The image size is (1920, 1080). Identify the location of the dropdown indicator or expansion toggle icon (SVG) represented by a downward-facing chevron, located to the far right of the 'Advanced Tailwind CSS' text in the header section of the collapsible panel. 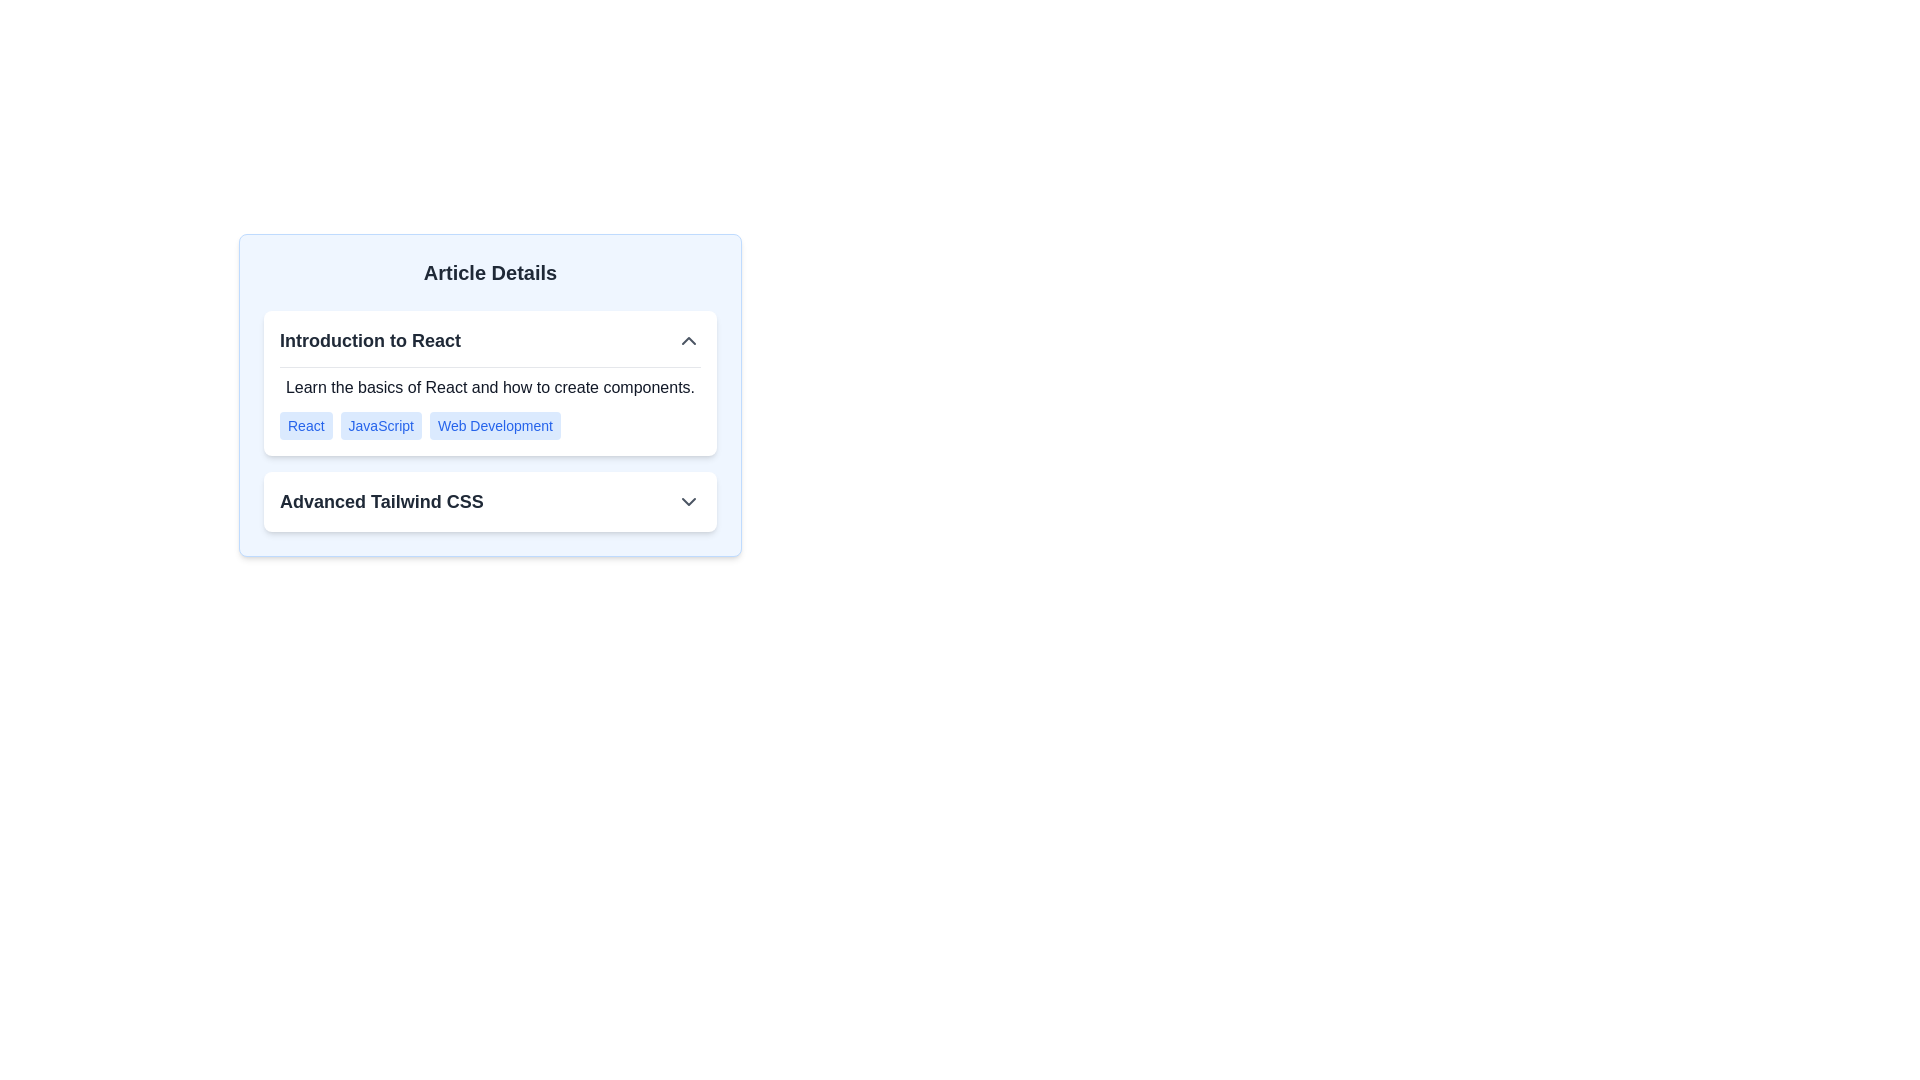
(689, 500).